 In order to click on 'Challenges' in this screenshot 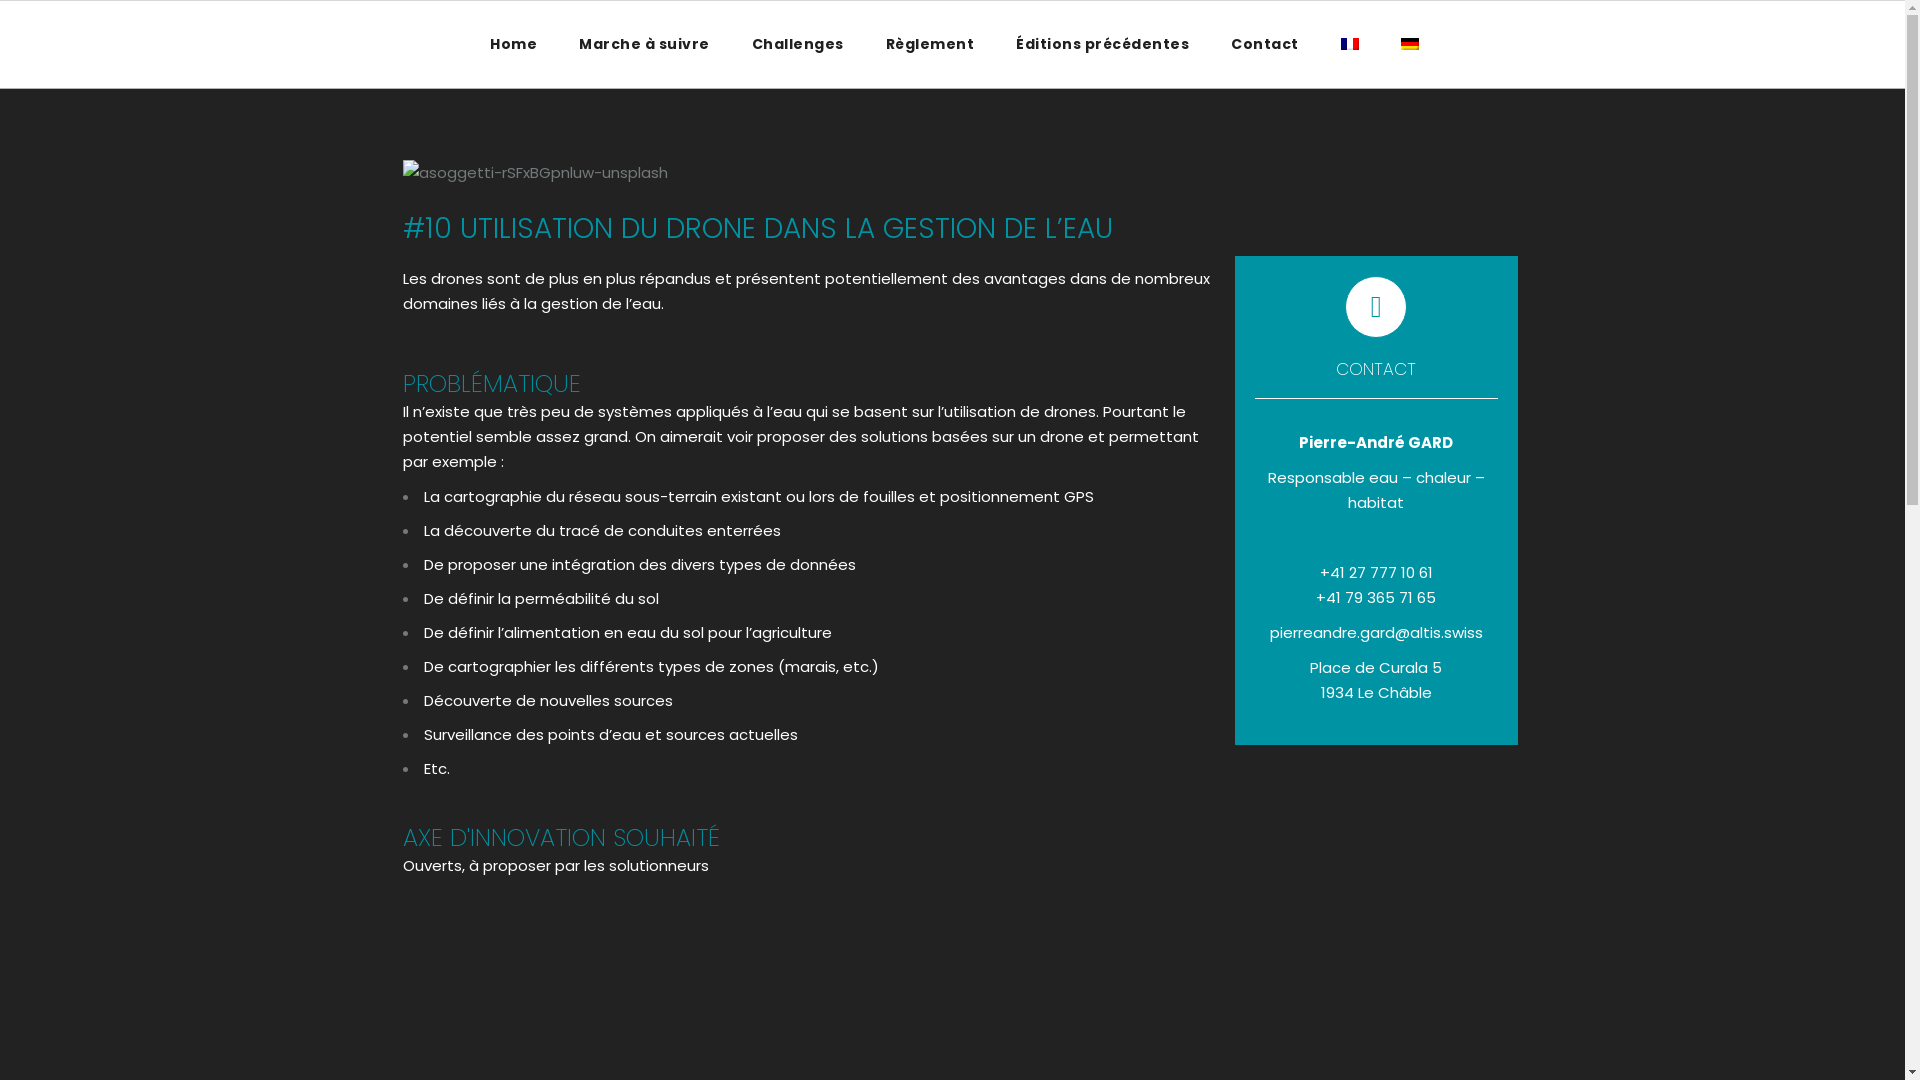, I will do `click(729, 43)`.